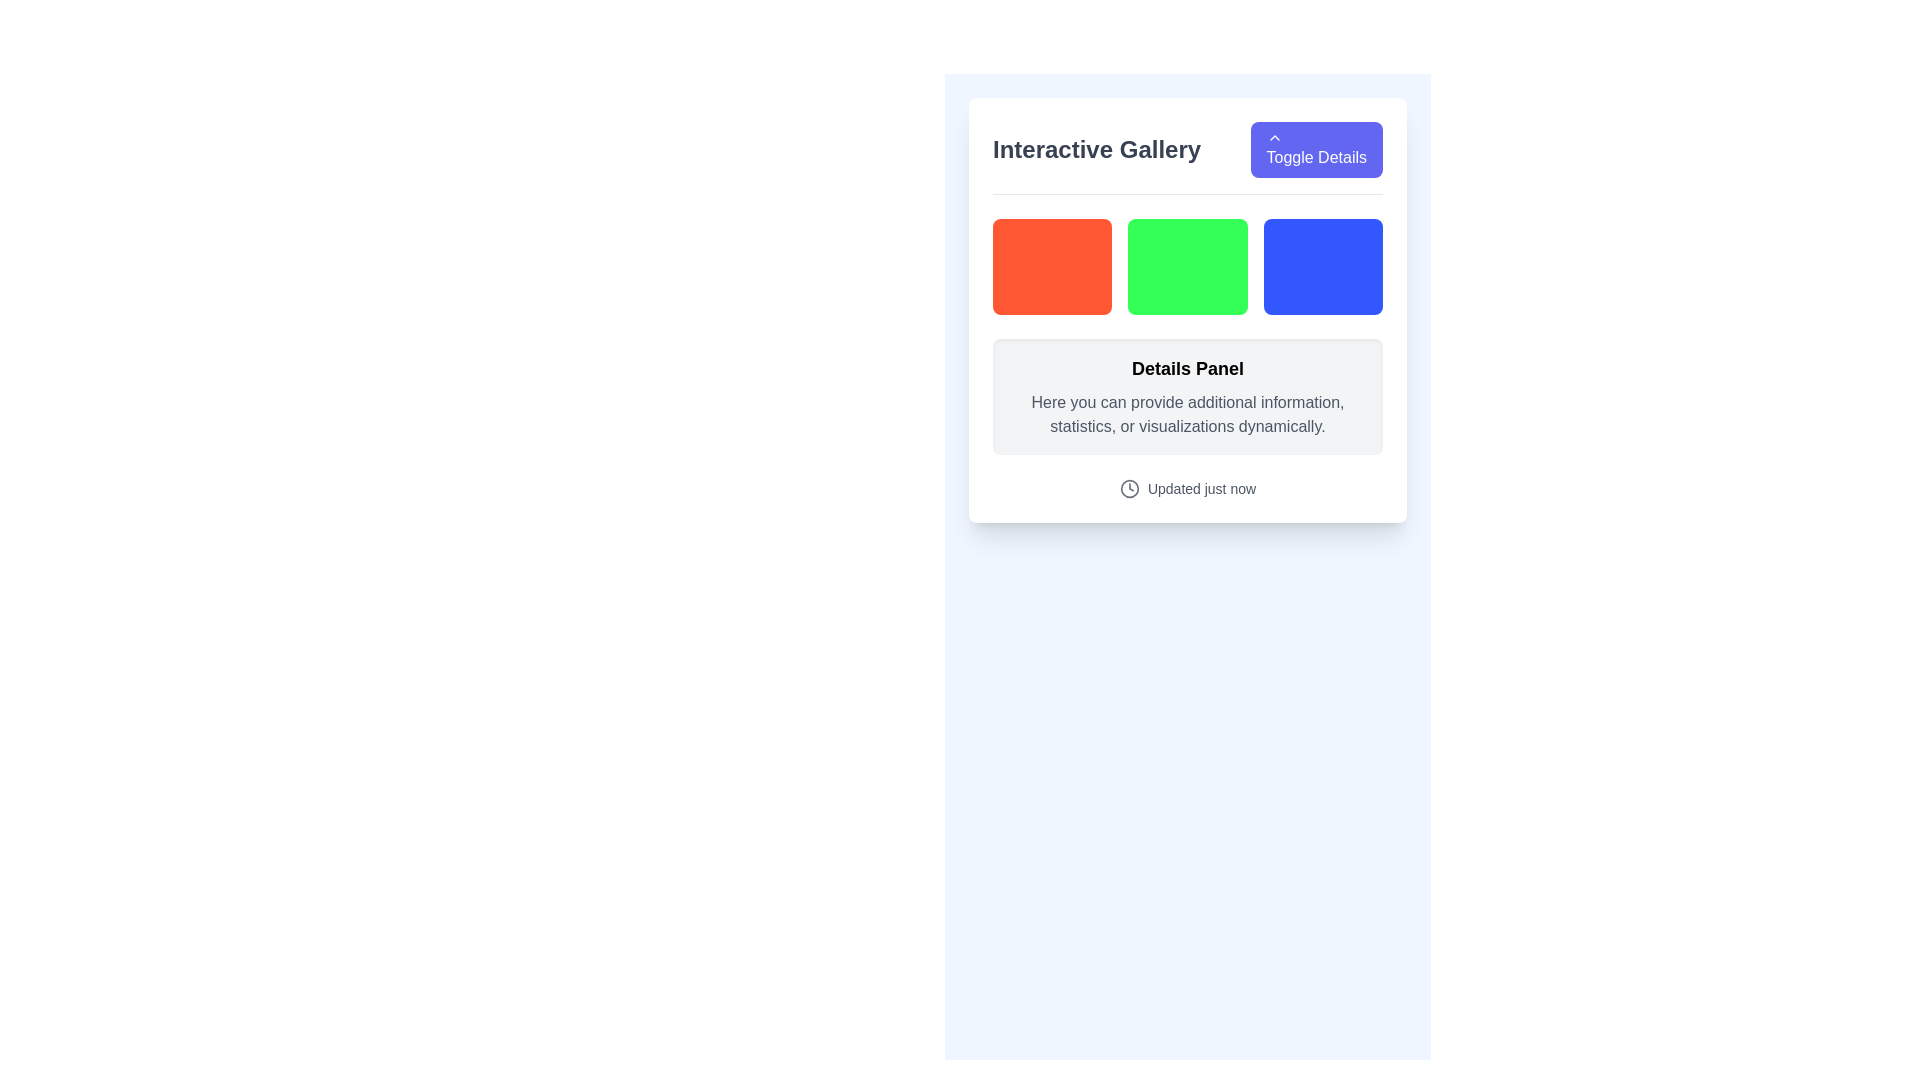 This screenshot has height=1080, width=1920. I want to click on information displayed in the card titled 'Details Panel', which contains descriptive text and a timestamp, so click(1188, 357).